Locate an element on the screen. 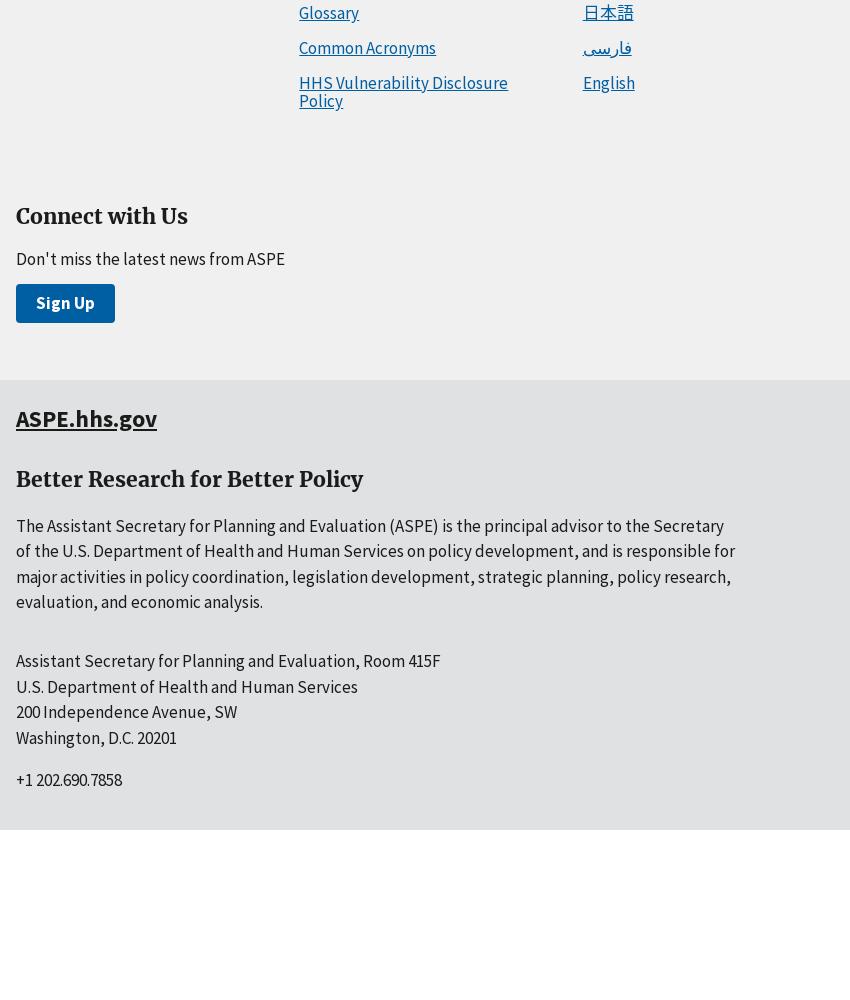  '+1 202.690.7858' is located at coordinates (69, 780).